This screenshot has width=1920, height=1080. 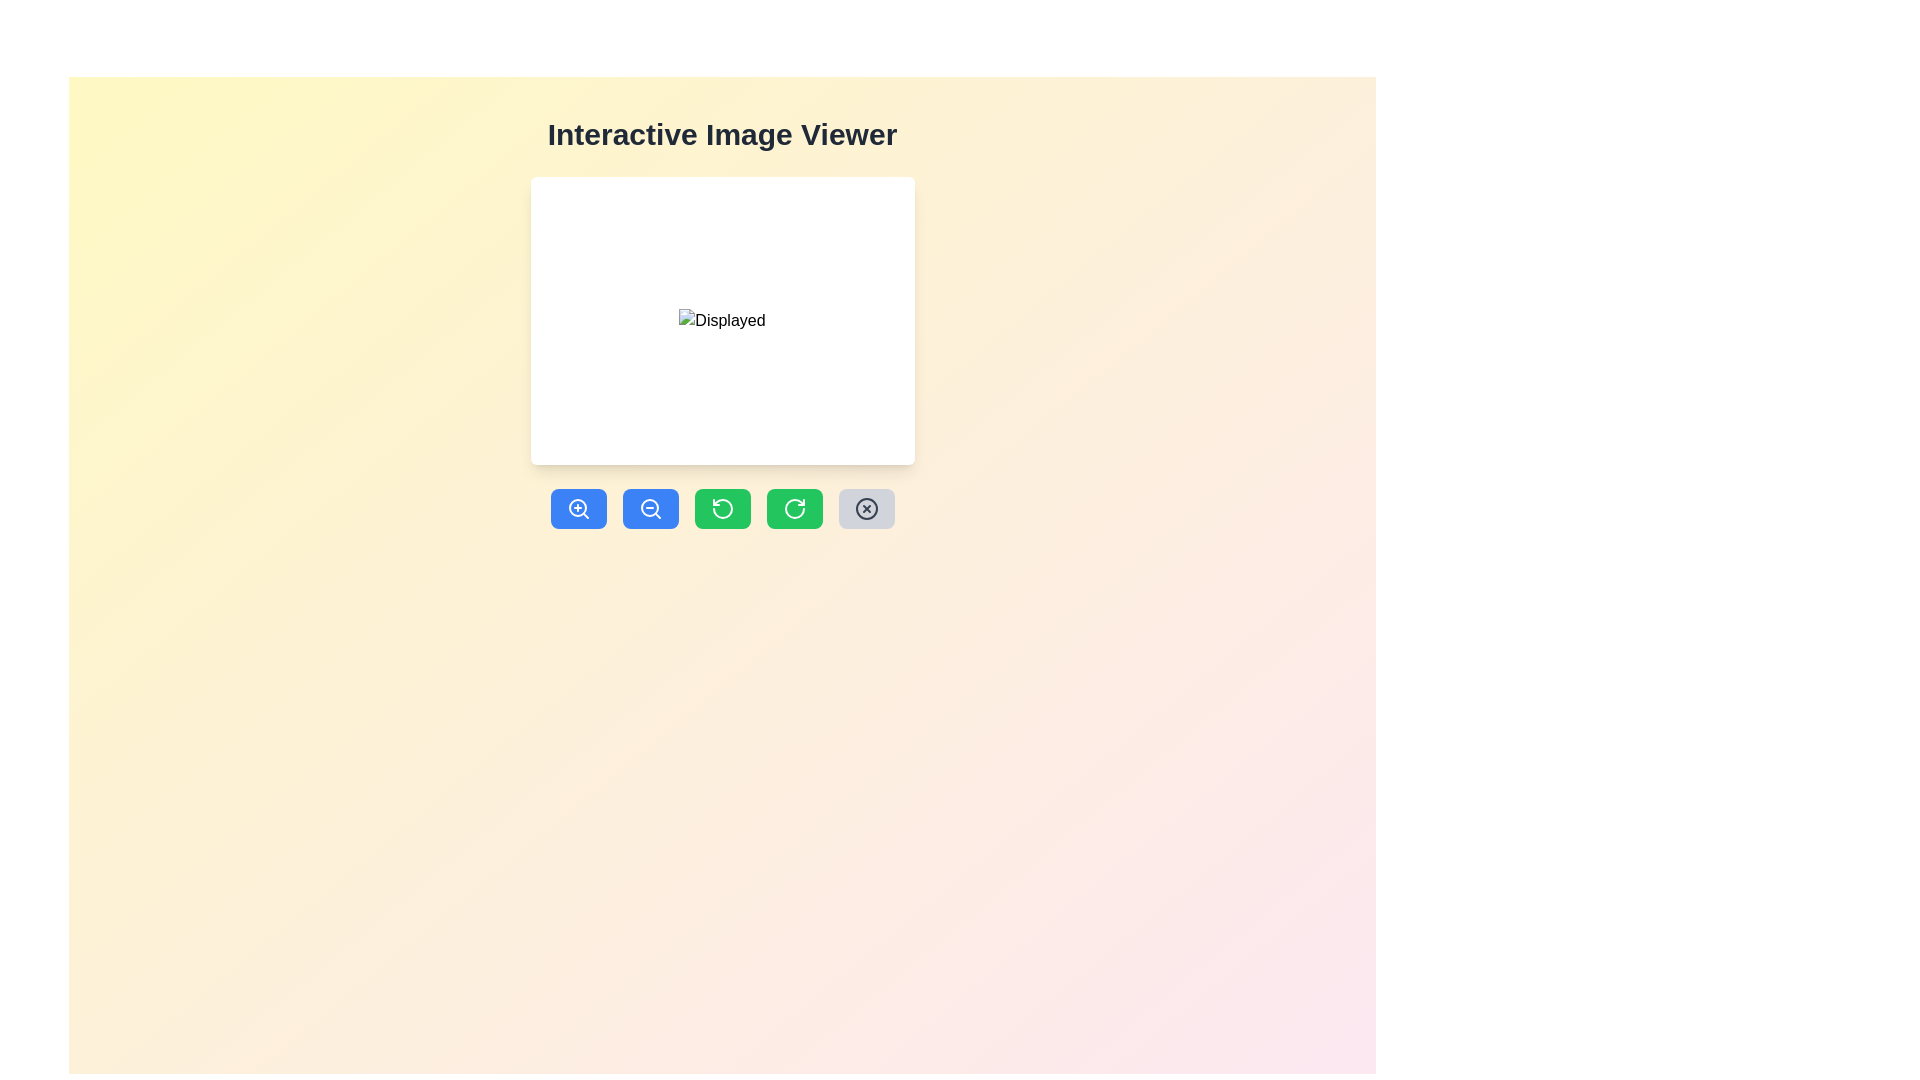 I want to click on the third button from the left, located below the main image viewer, so click(x=721, y=508).